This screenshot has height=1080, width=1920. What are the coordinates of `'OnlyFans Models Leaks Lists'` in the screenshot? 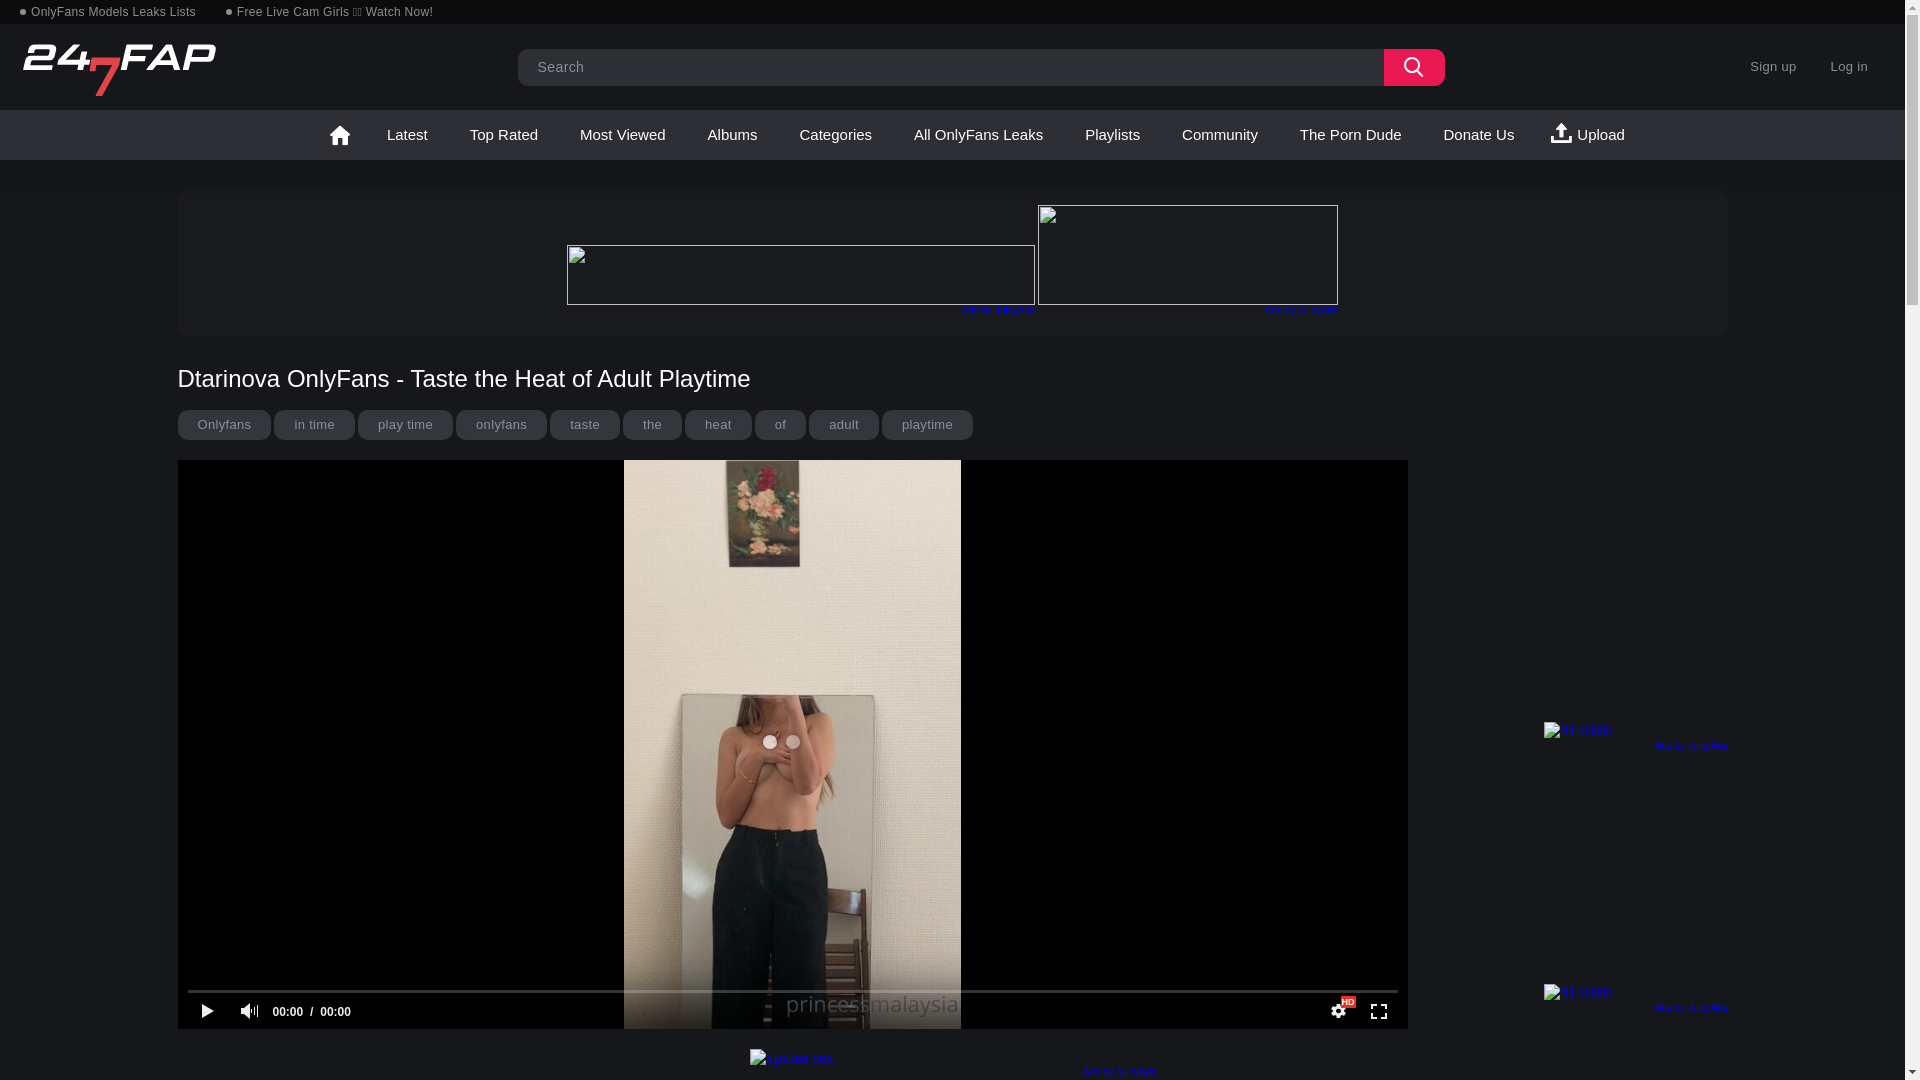 It's located at (19, 11).